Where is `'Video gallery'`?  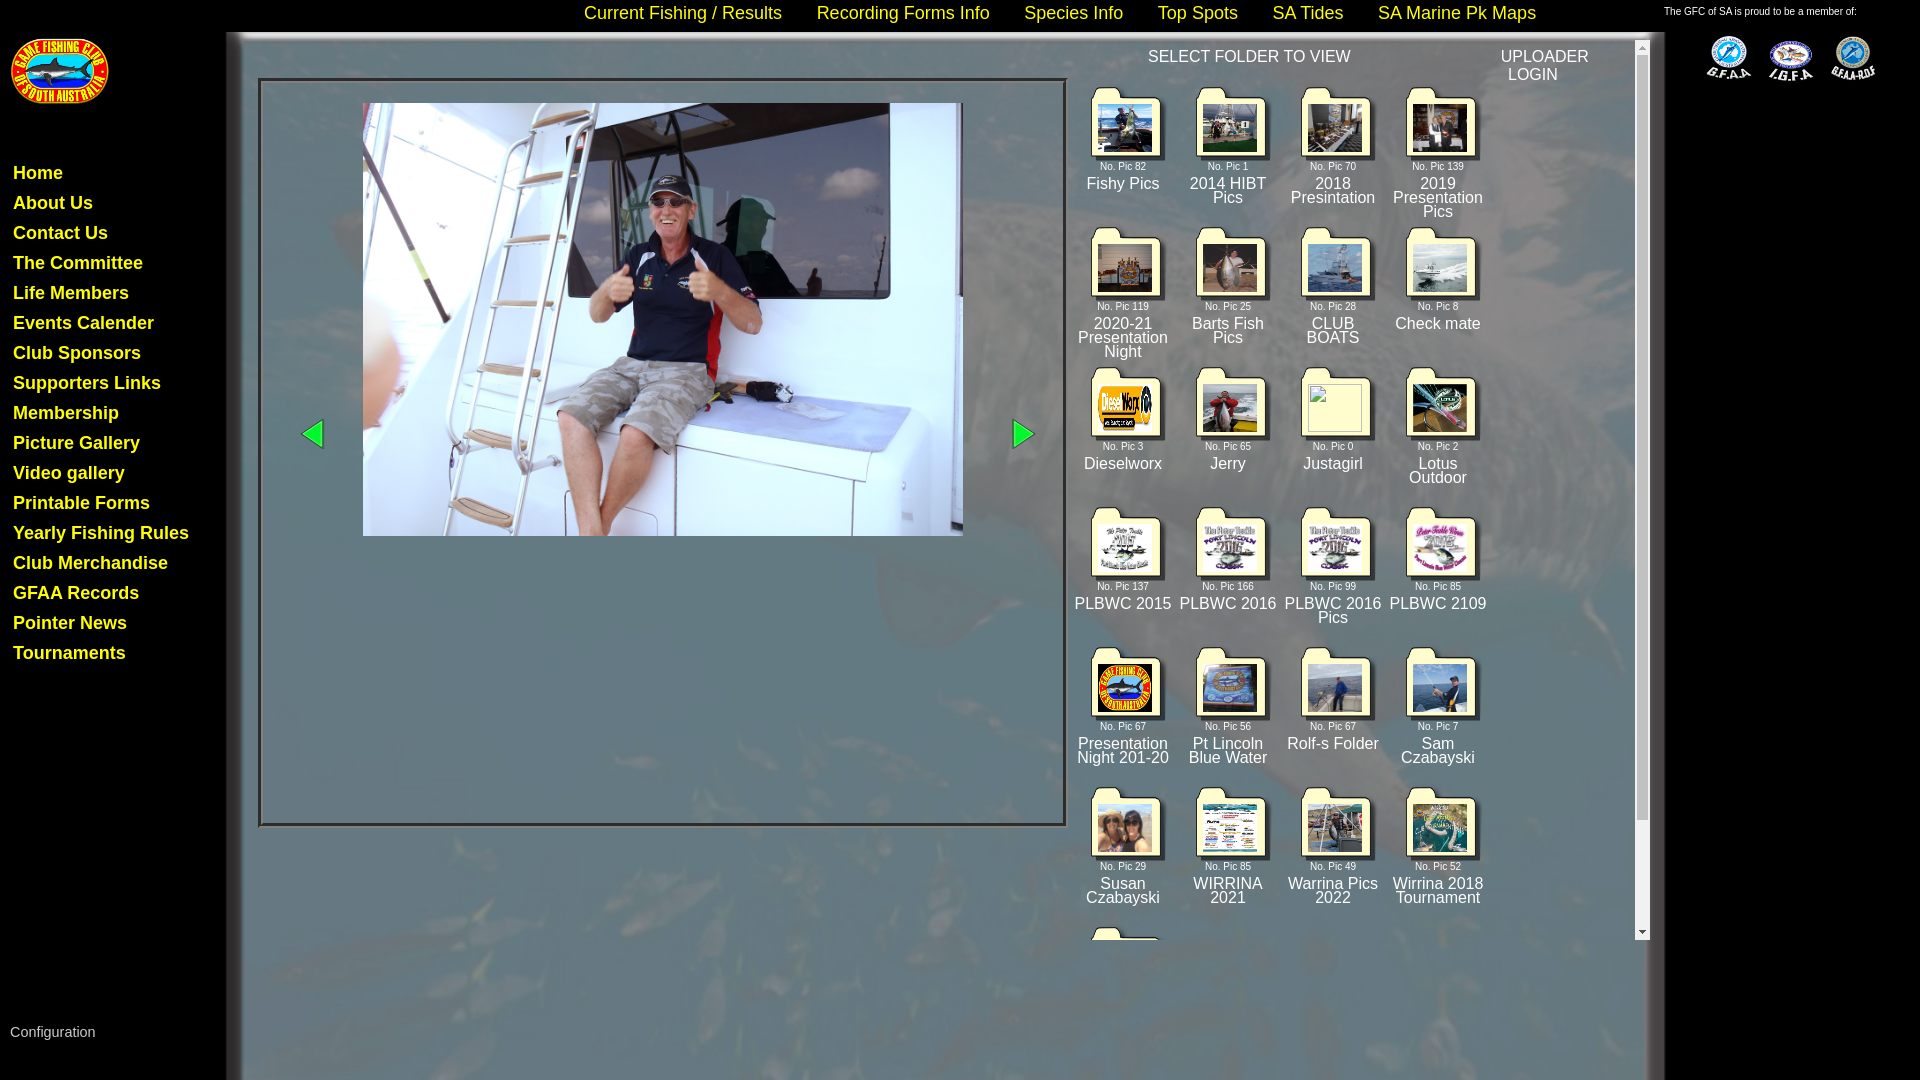 'Video gallery' is located at coordinates (68, 473).